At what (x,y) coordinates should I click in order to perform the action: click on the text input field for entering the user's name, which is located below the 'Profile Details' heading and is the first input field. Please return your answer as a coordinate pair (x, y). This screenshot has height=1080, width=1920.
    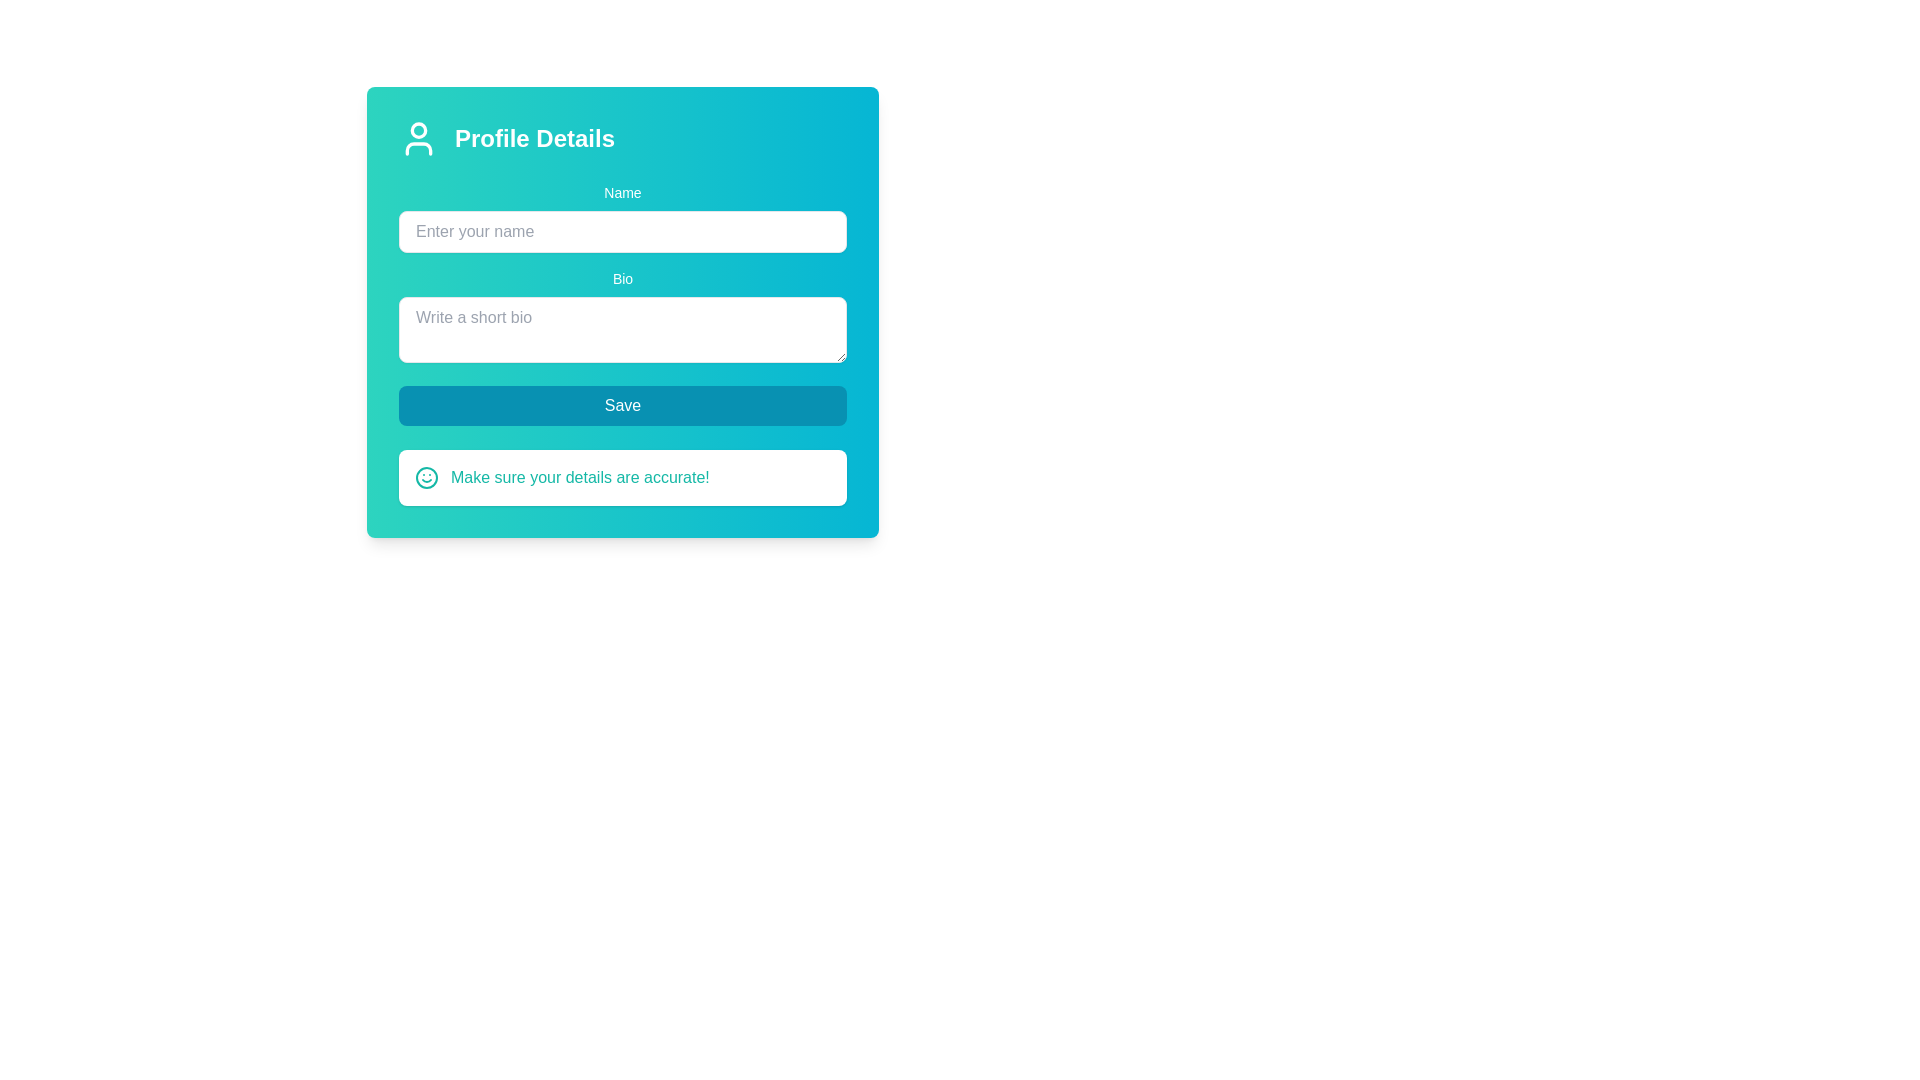
    Looking at the image, I should click on (622, 218).